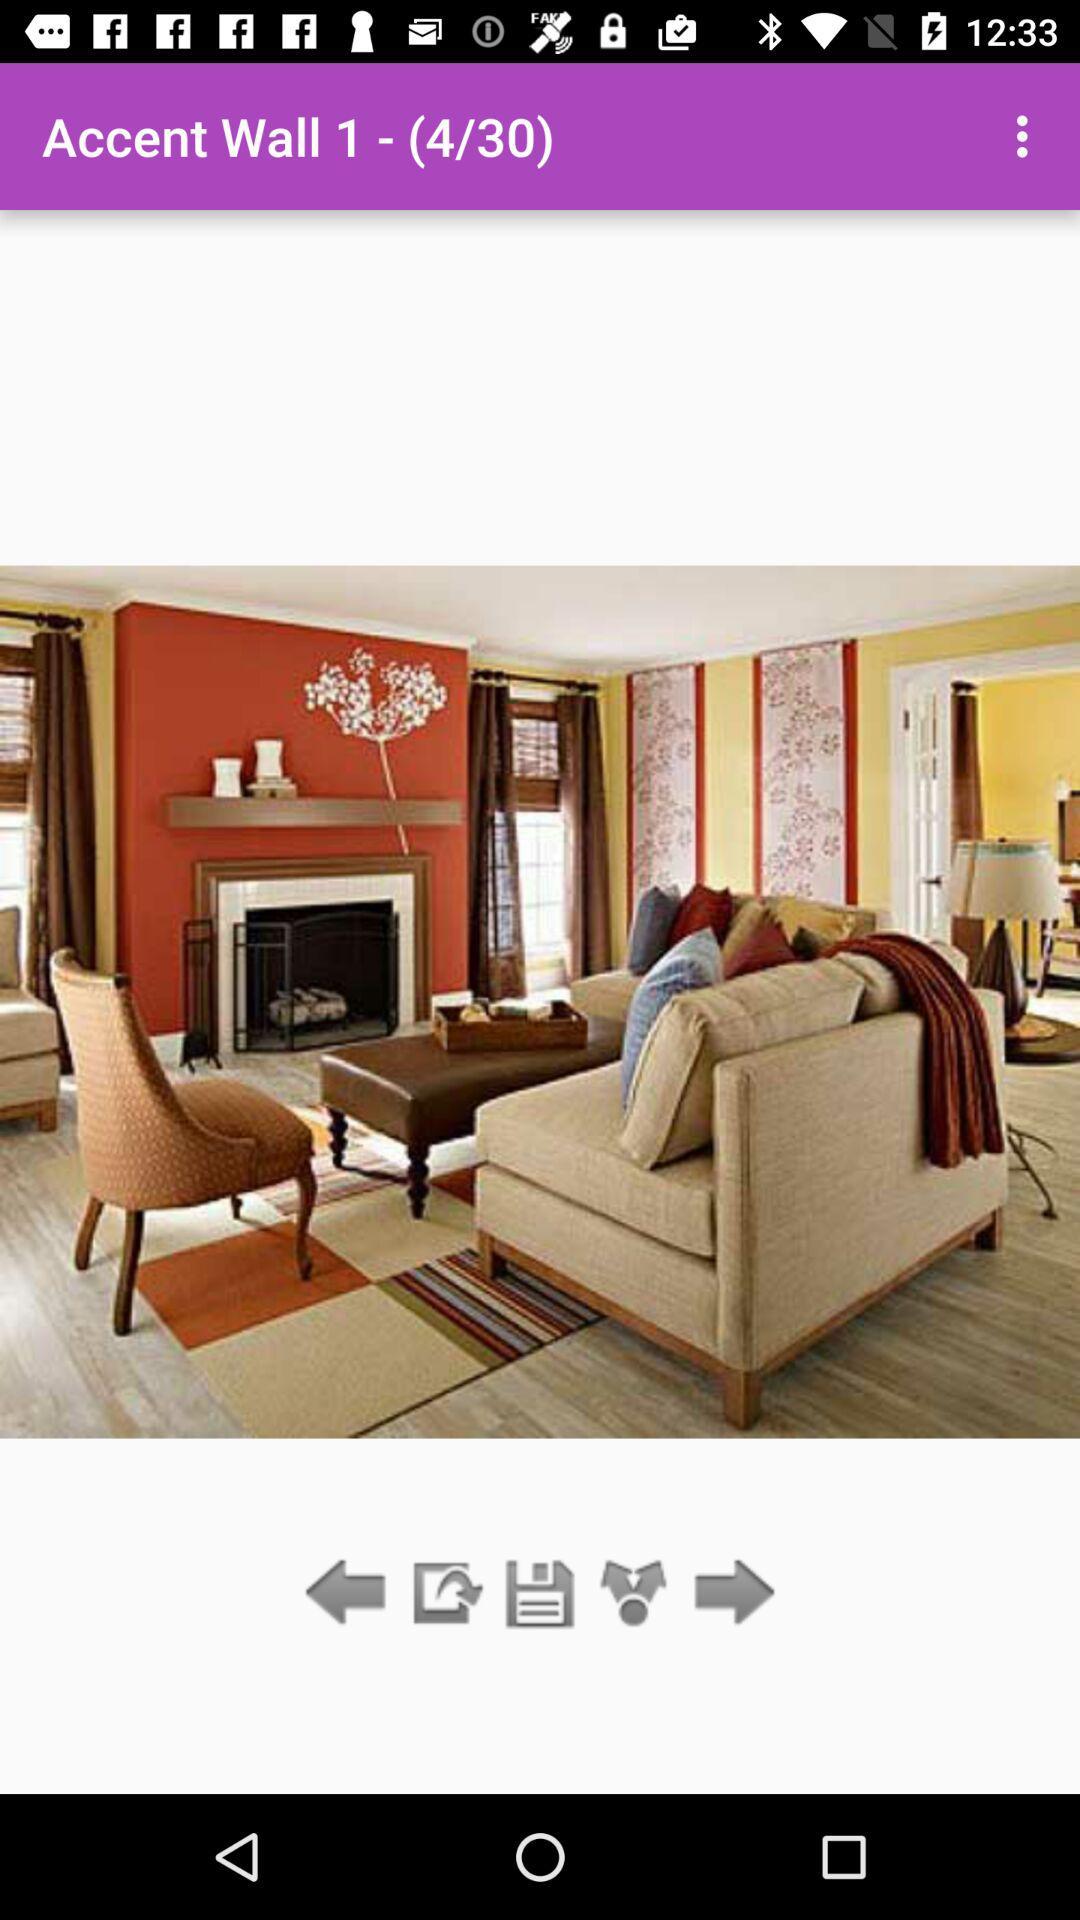 Image resolution: width=1080 pixels, height=1920 pixels. Describe the element at coordinates (1027, 135) in the screenshot. I see `the icon at the top right corner` at that location.